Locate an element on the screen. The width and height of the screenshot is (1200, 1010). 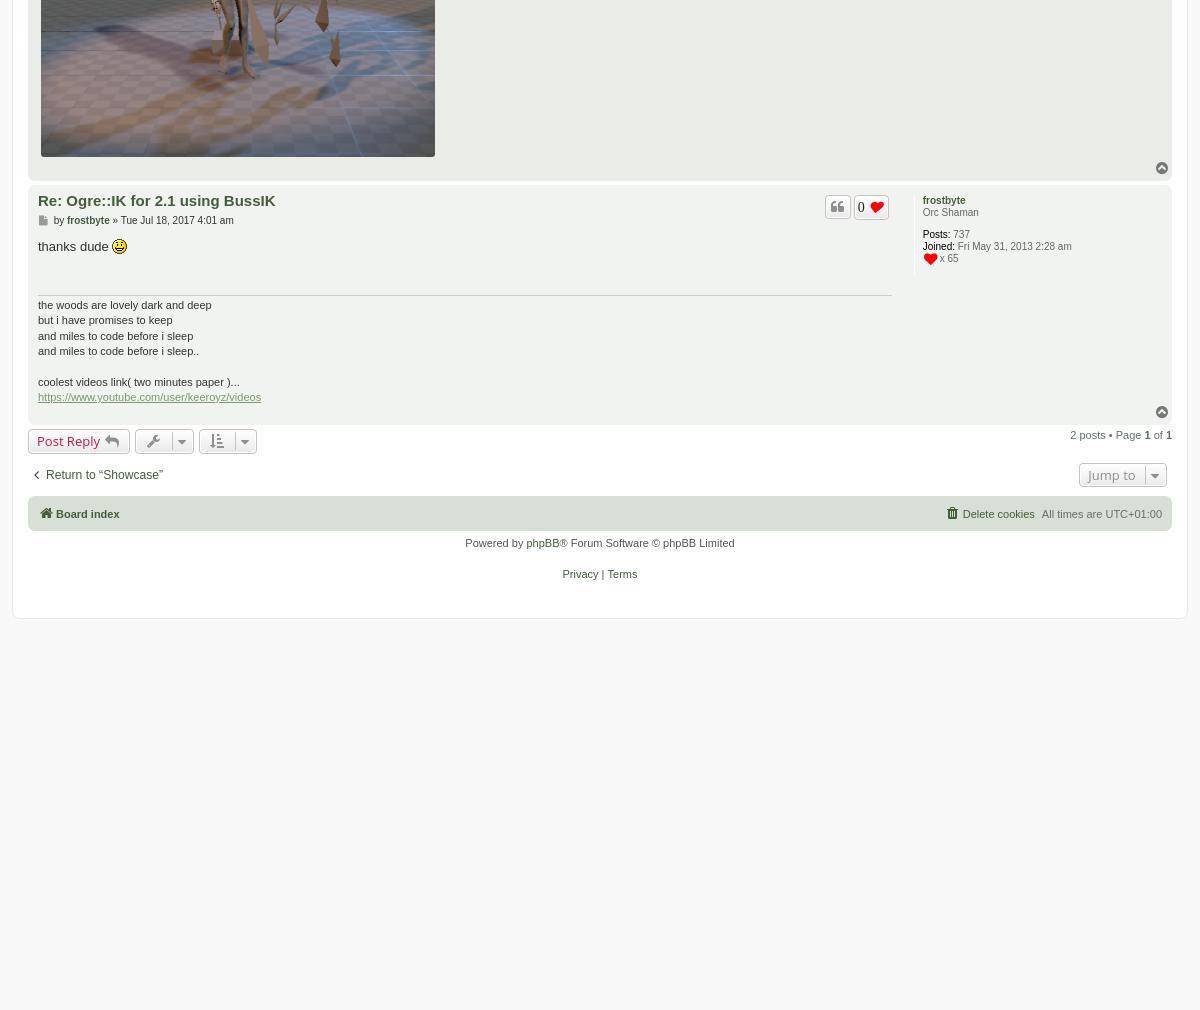
'the woods are lovely dark and deep' is located at coordinates (124, 304).